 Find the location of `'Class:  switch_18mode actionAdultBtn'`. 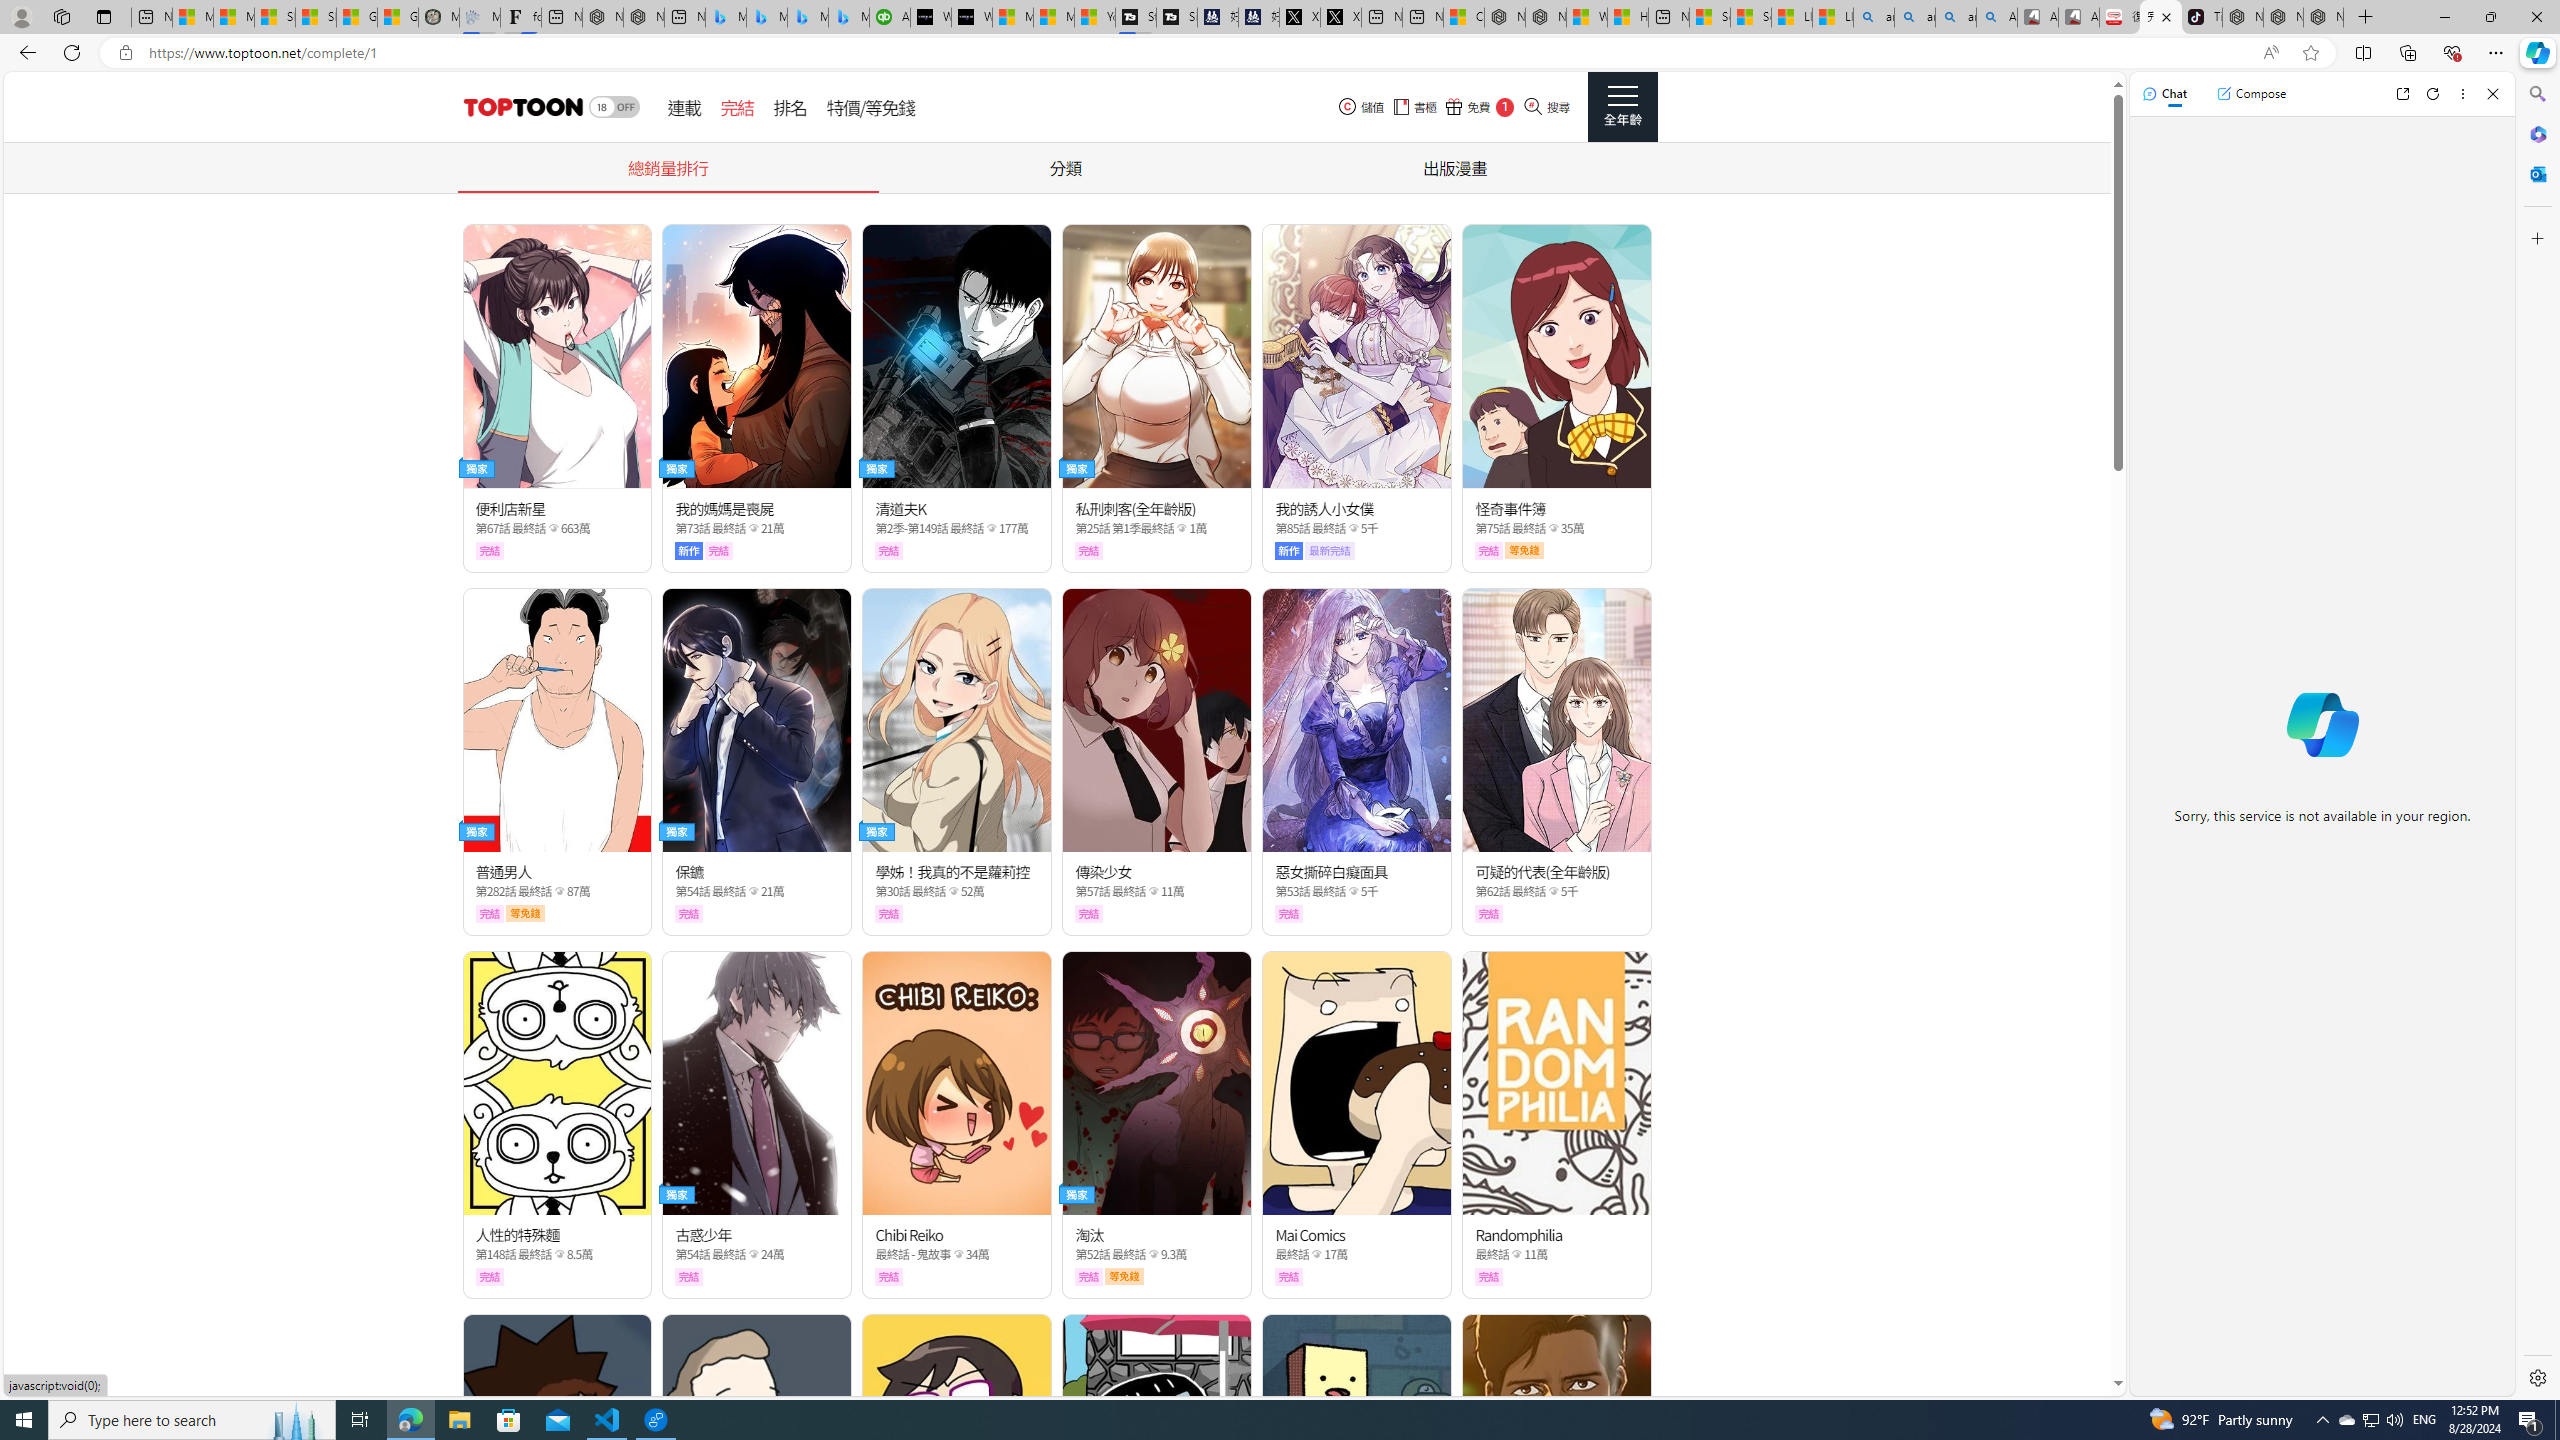

'Class:  switch_18mode actionAdultBtn' is located at coordinates (613, 107).